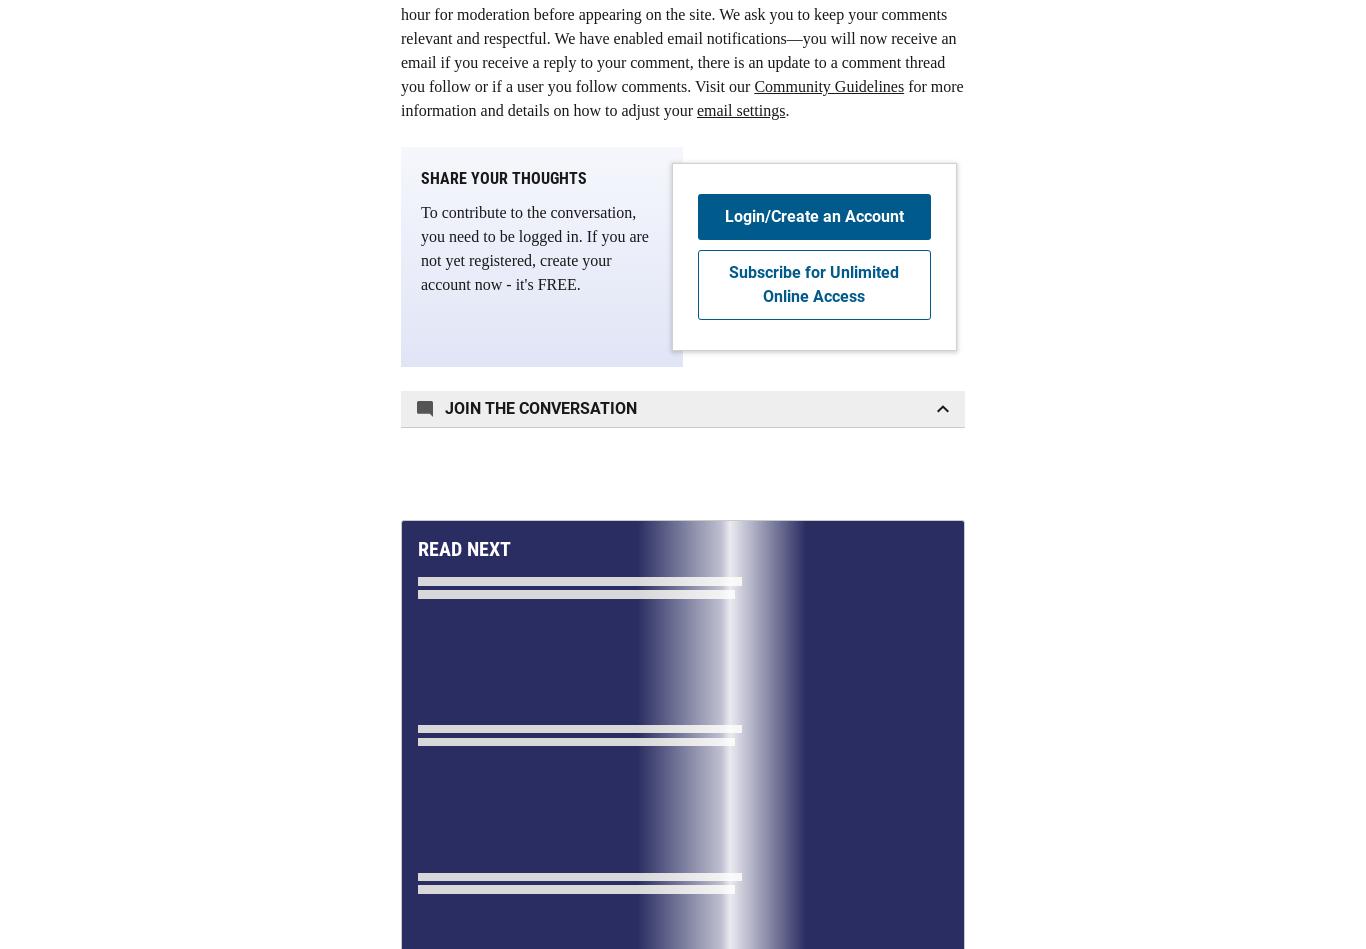  What do you see at coordinates (812, 283) in the screenshot?
I see `'Subscribe for Unlimited Online Access'` at bounding box center [812, 283].